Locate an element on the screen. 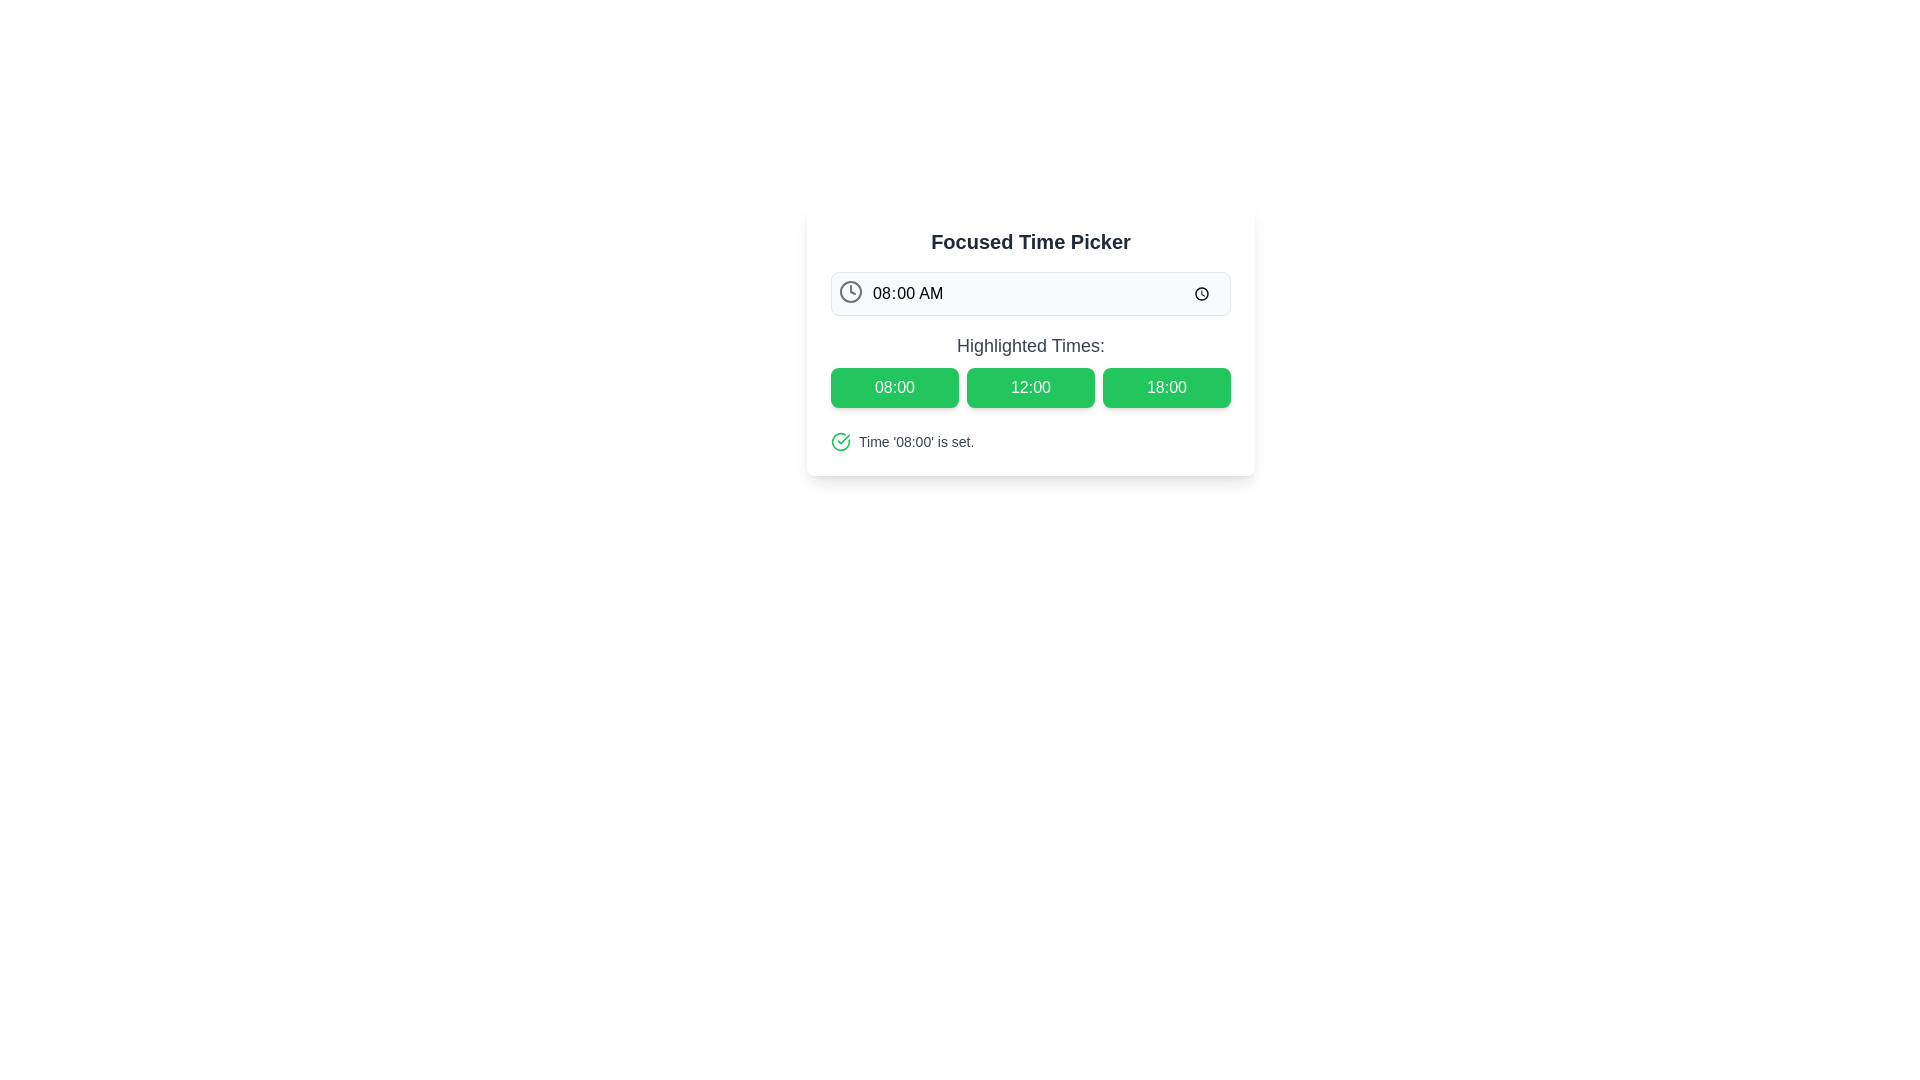 Image resolution: width=1920 pixels, height=1080 pixels. the second button labeled '12:00' in the 'Focused Time Picker' panel is located at coordinates (1031, 388).